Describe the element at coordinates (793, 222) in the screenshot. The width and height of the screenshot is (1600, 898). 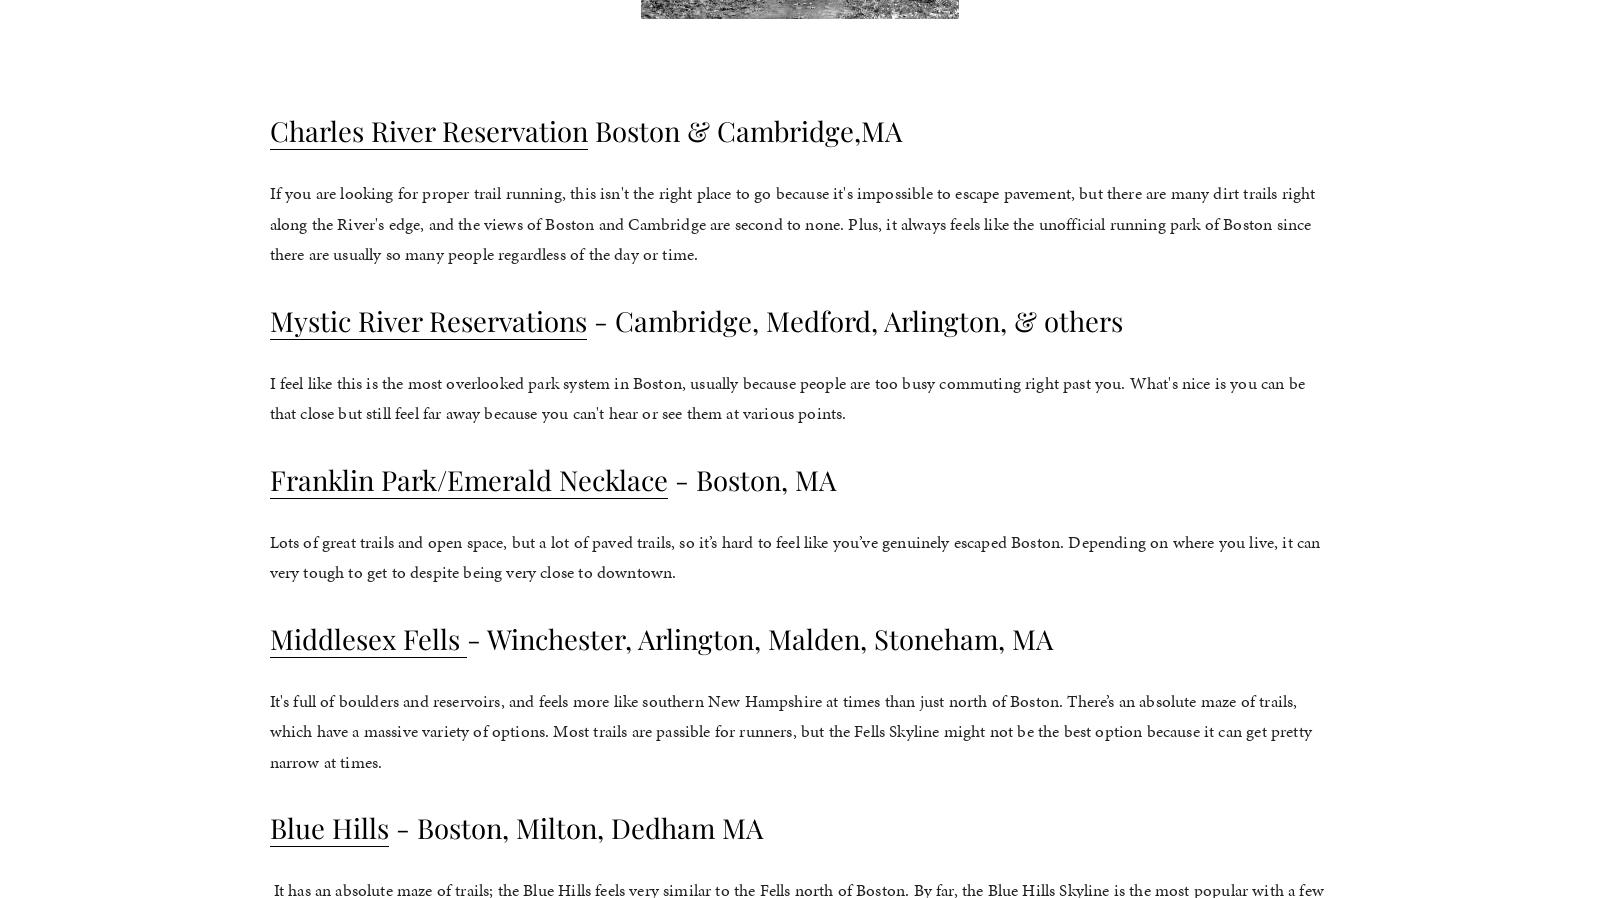
I see `'If you are looking for proper trail running, this isn't the right place to go because it's impossible to escape pavement, but there are many dirt trails right along the River's edge, and the views of Boston and Cambridge are second to none. Plus, it always feels like the unofficial running park of Boston since there are usually so many people regardless of the day or time.'` at that location.